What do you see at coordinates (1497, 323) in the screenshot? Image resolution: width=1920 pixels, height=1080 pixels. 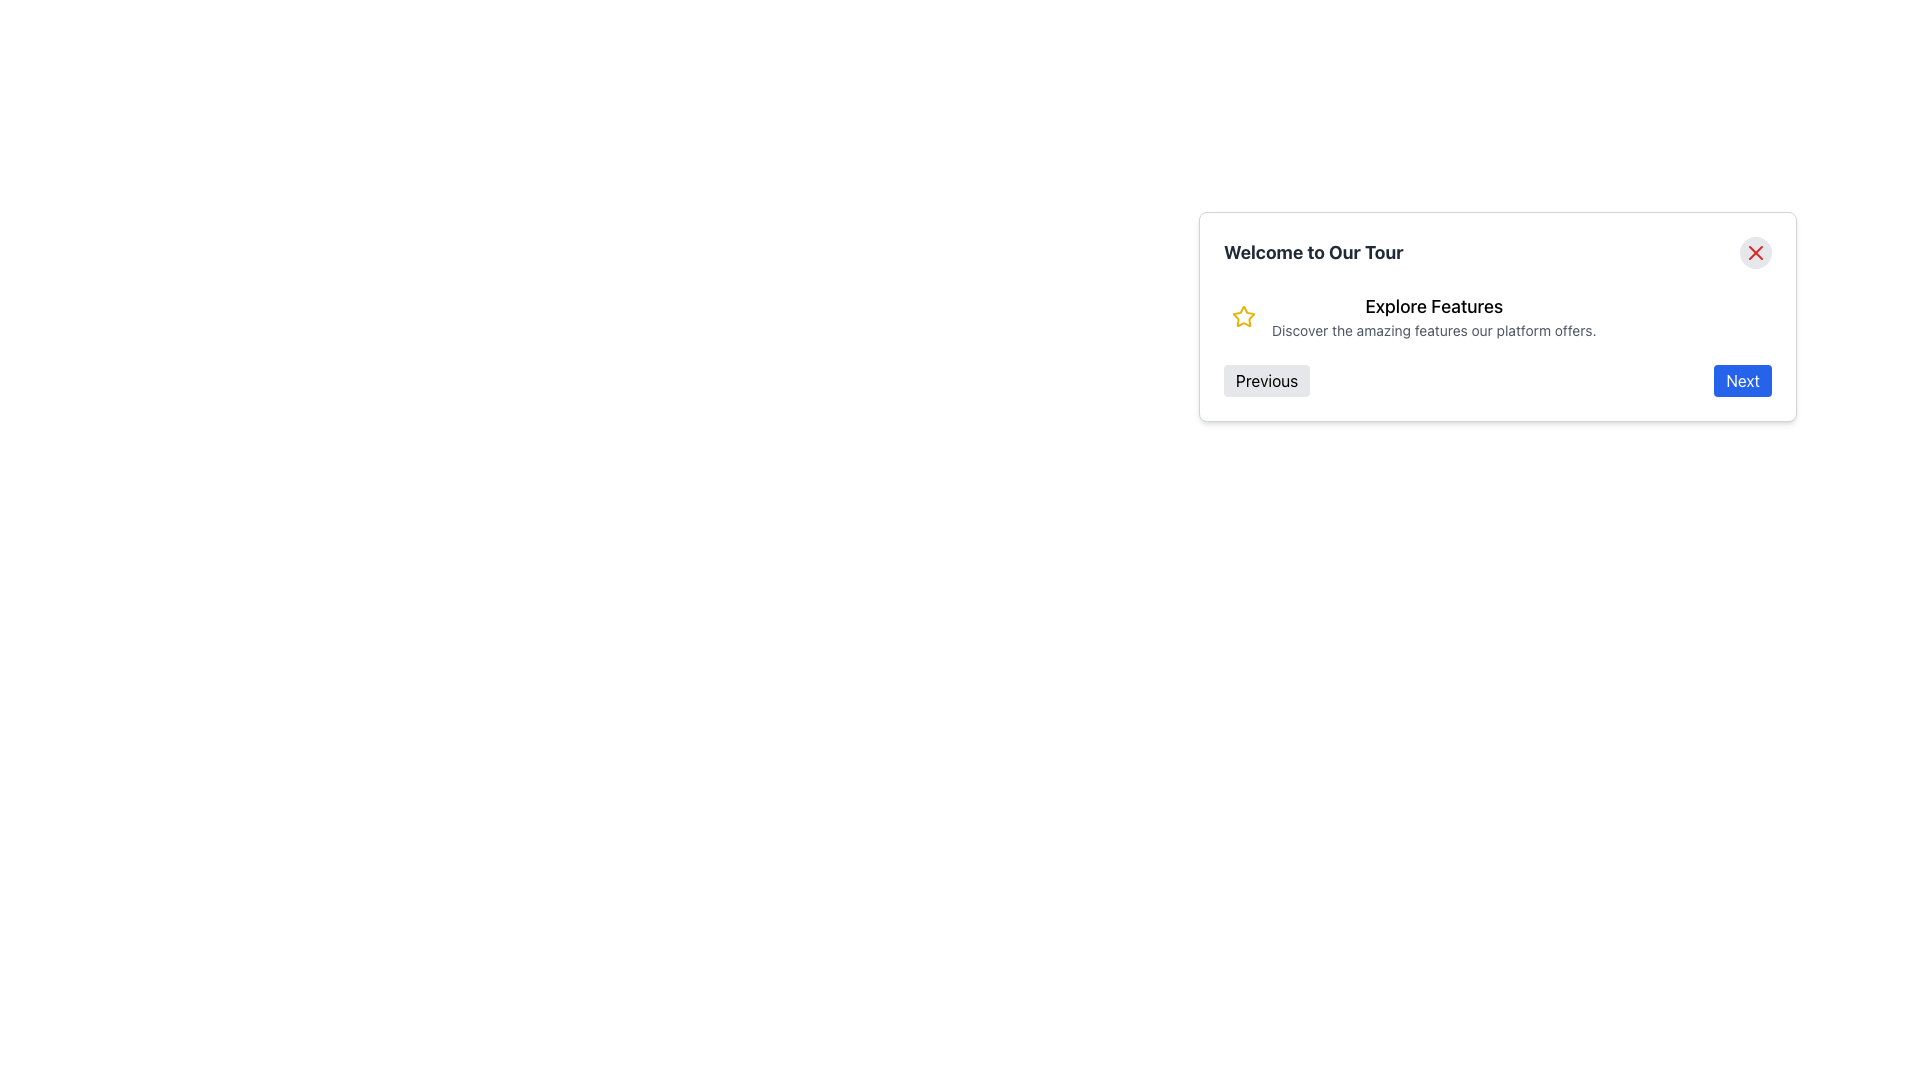 I see `the modal window titled 'Welcome to Our Tour', which contains a heading 'Explore Features' and two buttons labeled 'Previous' and 'Next'` at bounding box center [1497, 323].